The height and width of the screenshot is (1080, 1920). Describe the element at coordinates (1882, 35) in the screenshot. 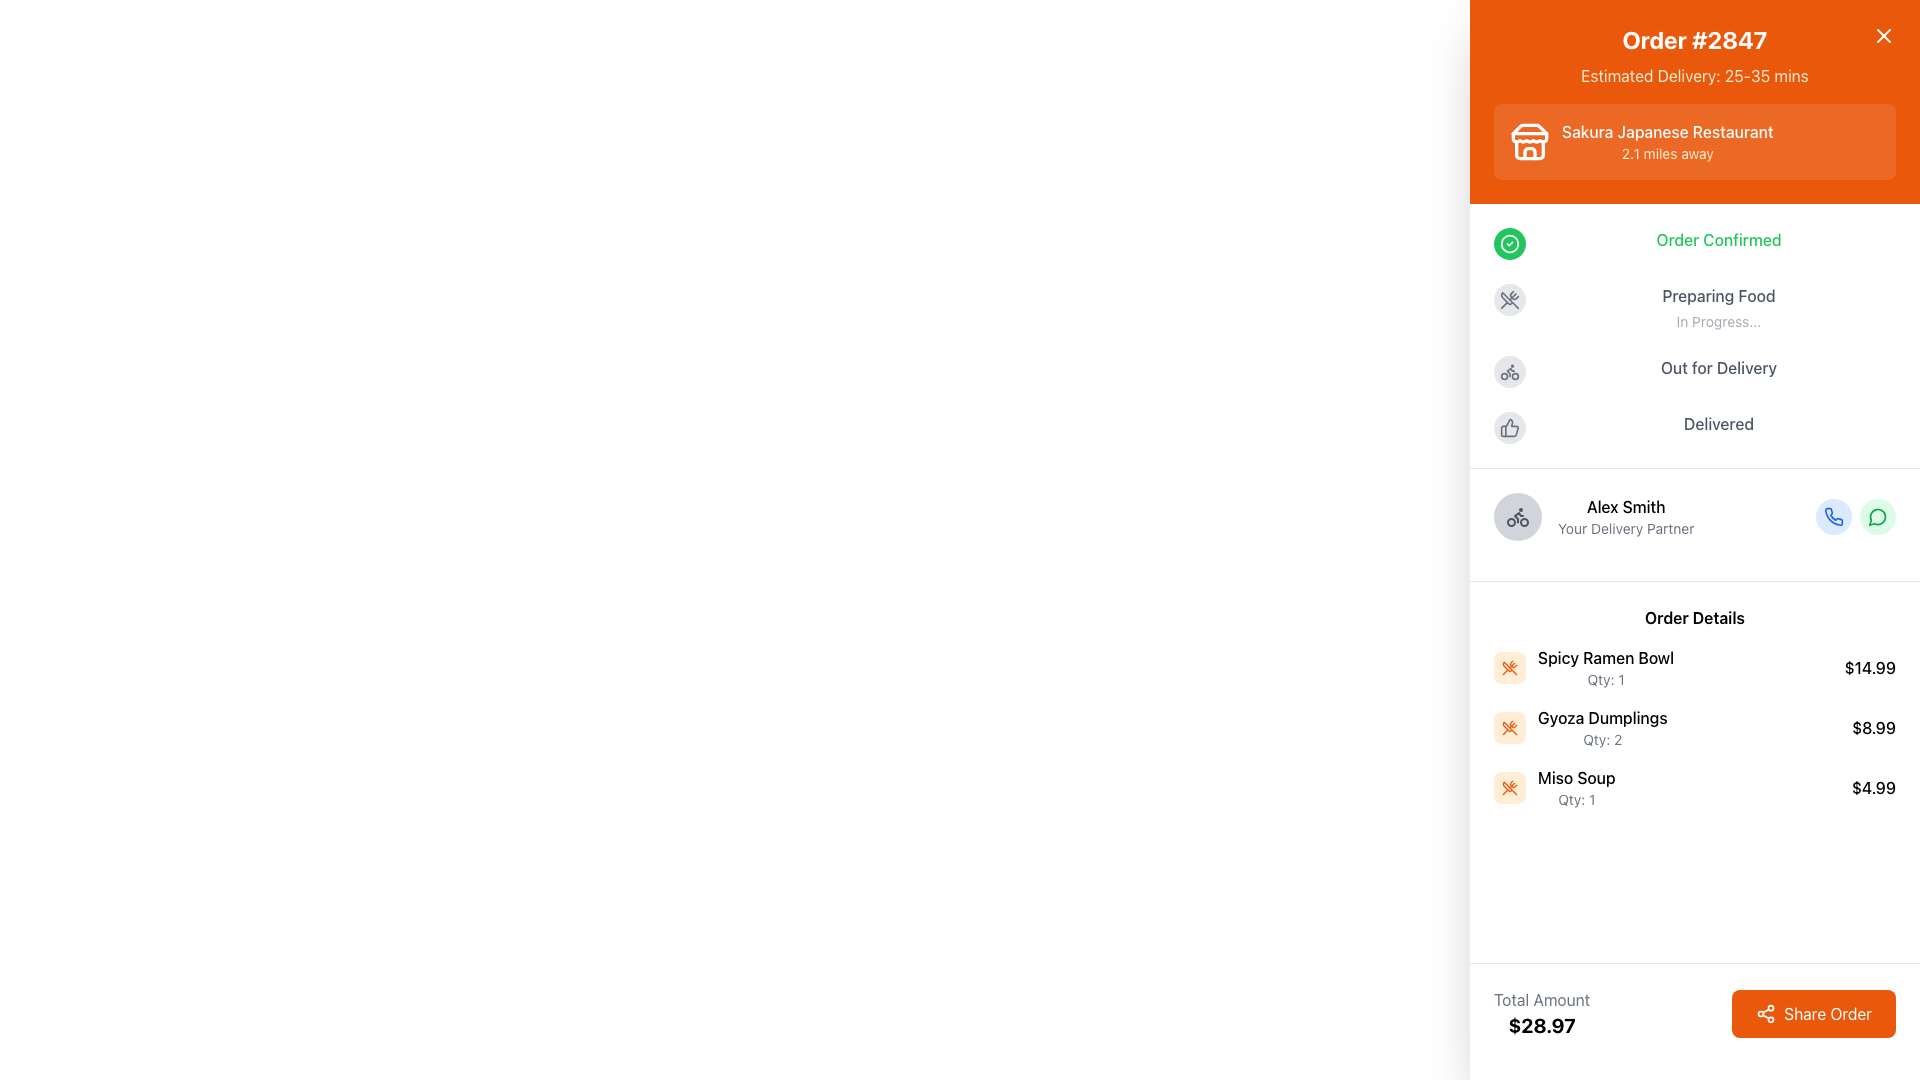

I see `the close icon button located in the top-right corner of the orange header titled 'Order #2847'` at that location.